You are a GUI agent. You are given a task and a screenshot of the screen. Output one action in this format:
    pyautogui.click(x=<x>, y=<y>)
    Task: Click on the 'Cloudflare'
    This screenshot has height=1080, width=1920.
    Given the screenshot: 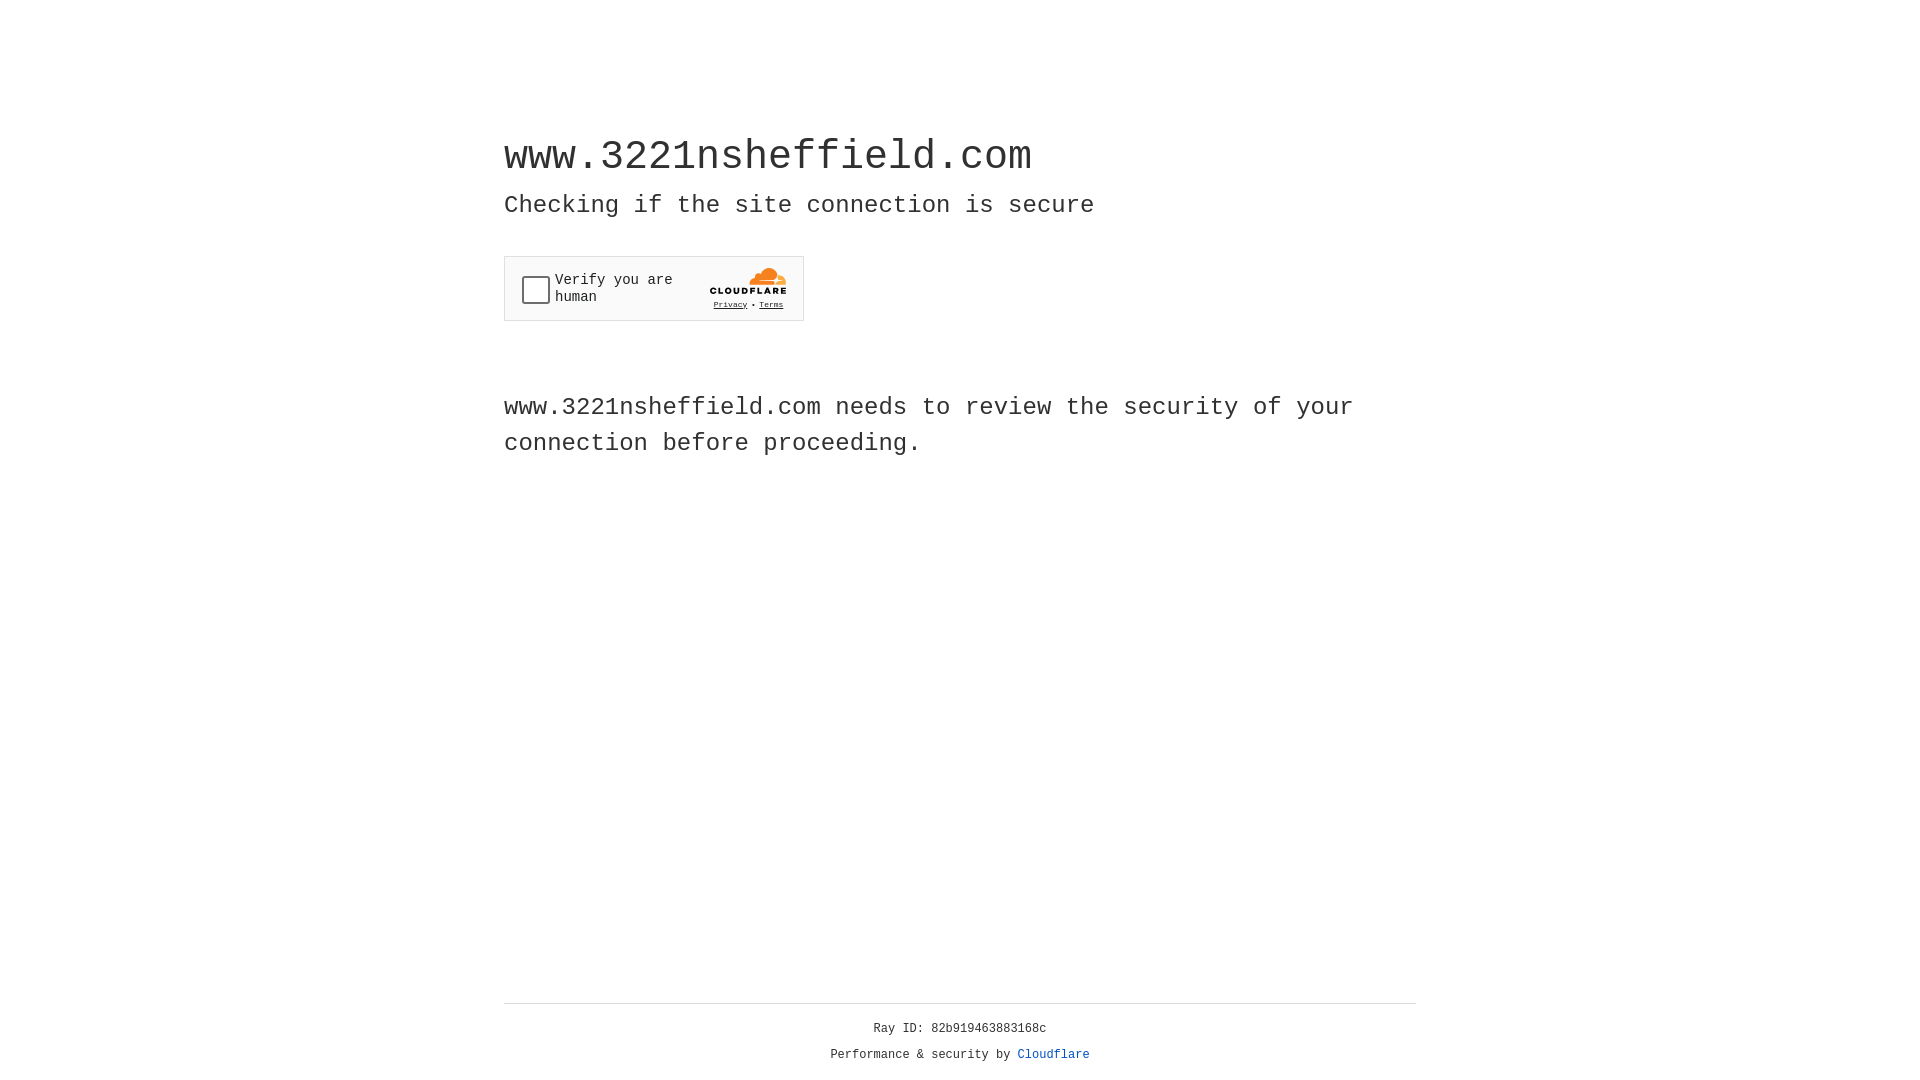 What is the action you would take?
    pyautogui.click(x=1053, y=1054)
    